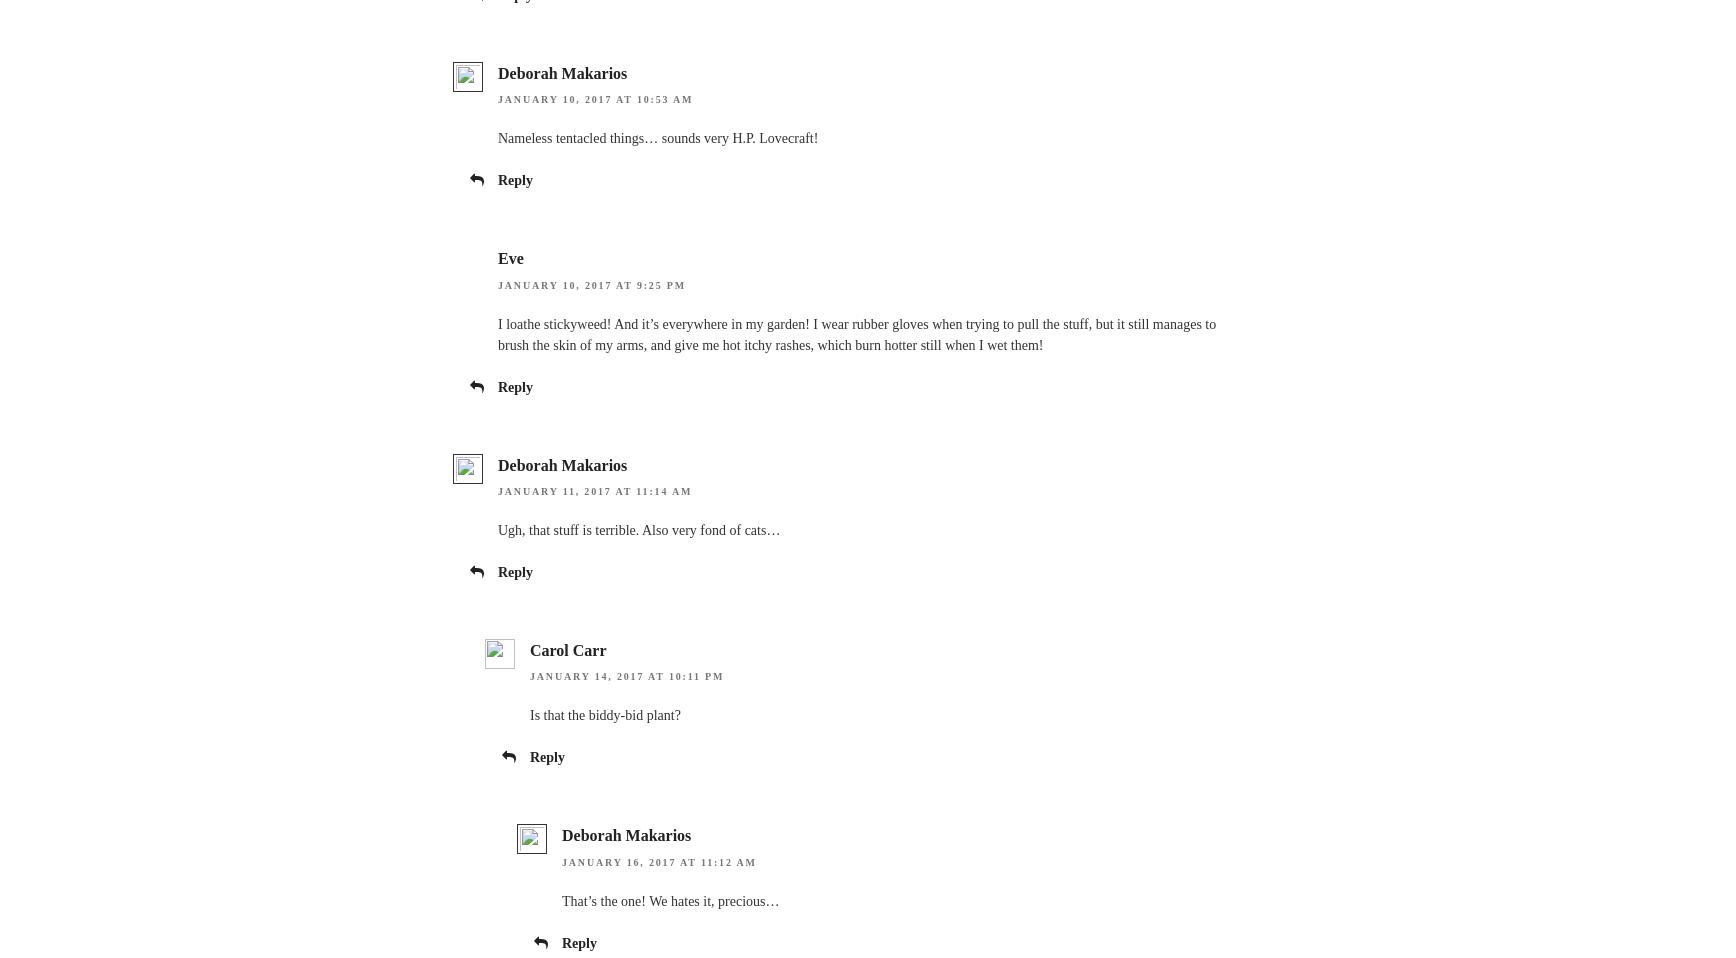 The width and height of the screenshot is (1736, 958). Describe the element at coordinates (509, 258) in the screenshot. I see `'Eve'` at that location.